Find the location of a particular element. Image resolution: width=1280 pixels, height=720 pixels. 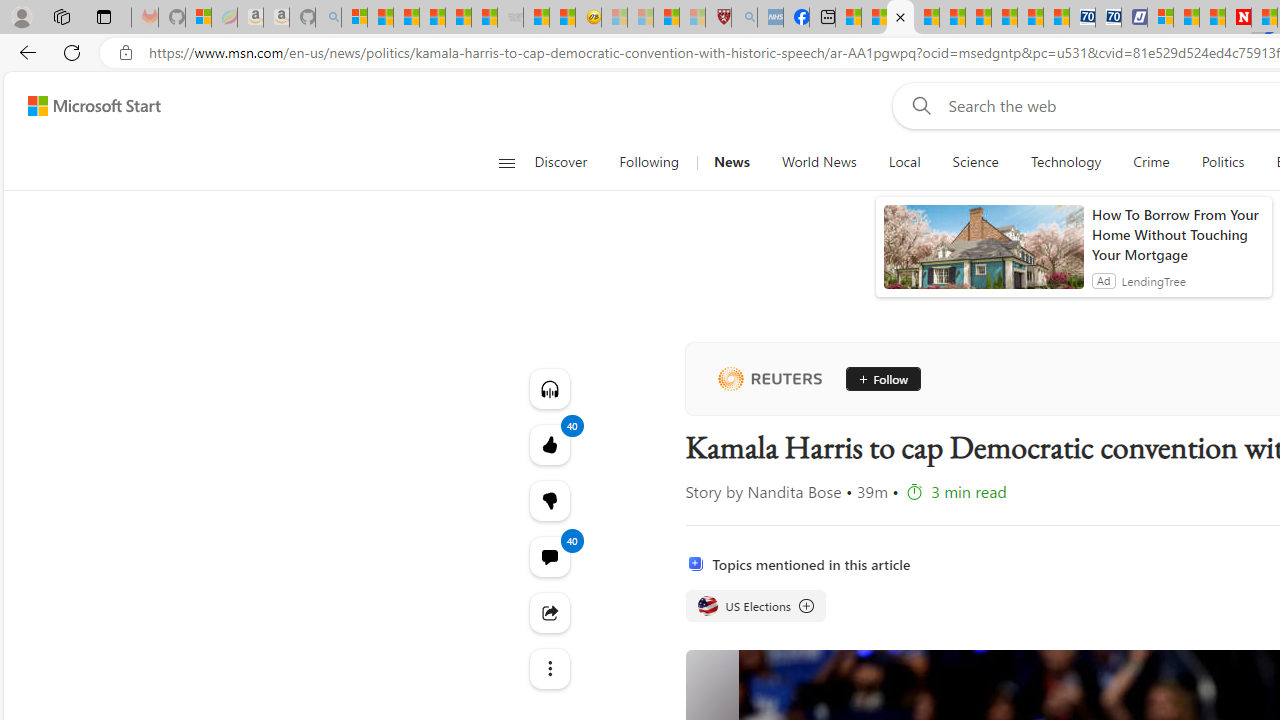

'World News' is located at coordinates (819, 162).